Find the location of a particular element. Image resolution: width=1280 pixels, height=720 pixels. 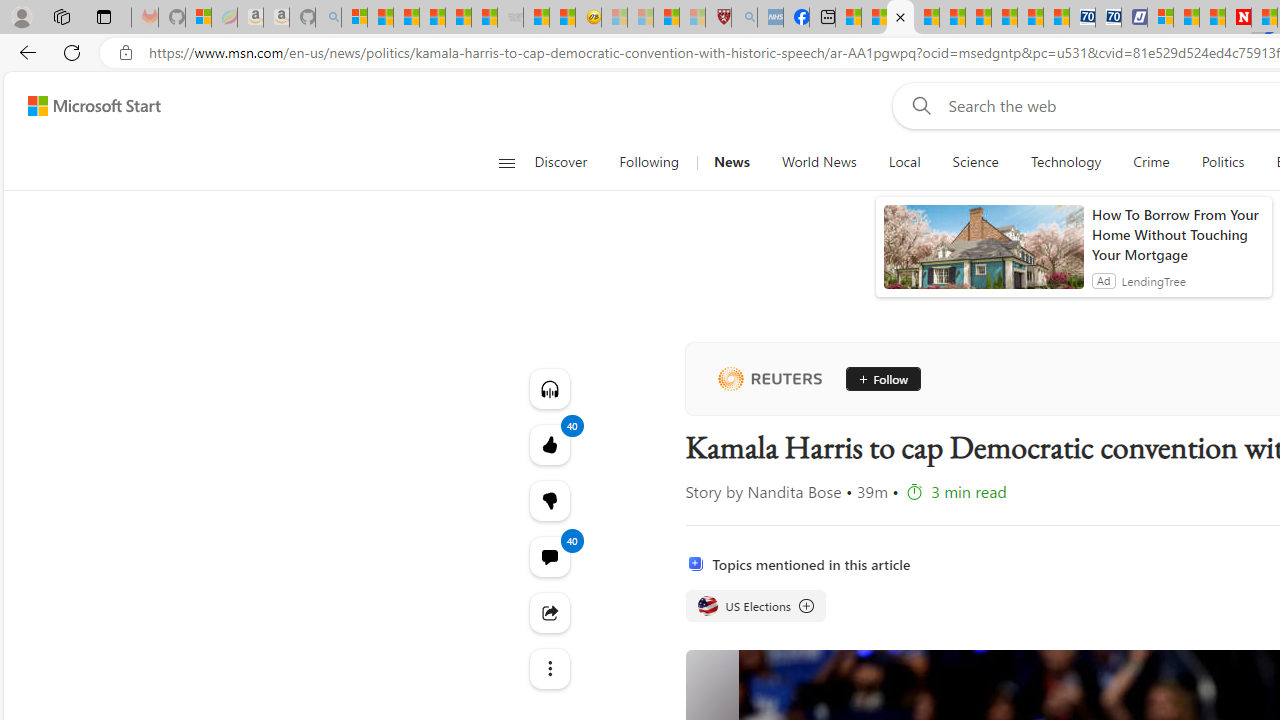

'World News' is located at coordinates (819, 162).